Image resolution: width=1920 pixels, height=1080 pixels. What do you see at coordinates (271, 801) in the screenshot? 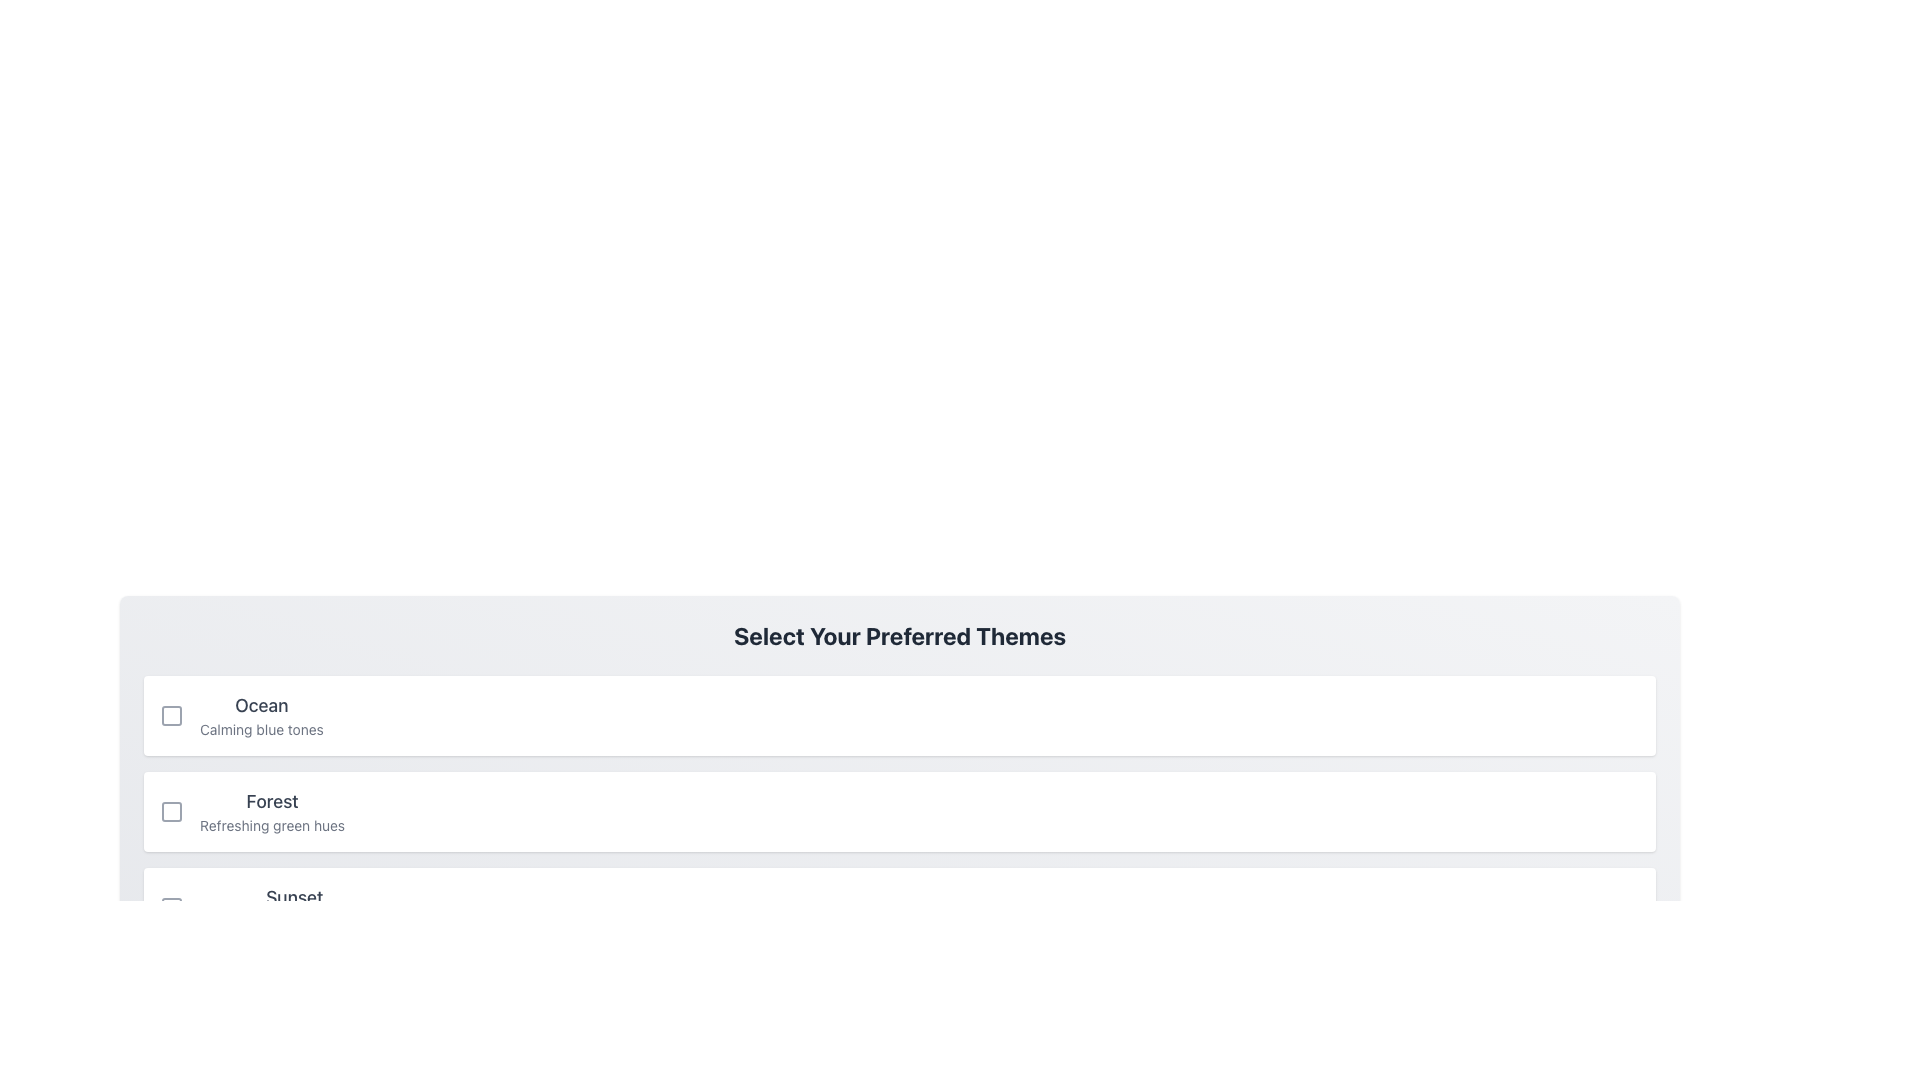
I see `the 'Forest' theme text label, which identifies the theme in a list of options and is positioned above the descriptive text 'Refreshing green hues'` at bounding box center [271, 801].